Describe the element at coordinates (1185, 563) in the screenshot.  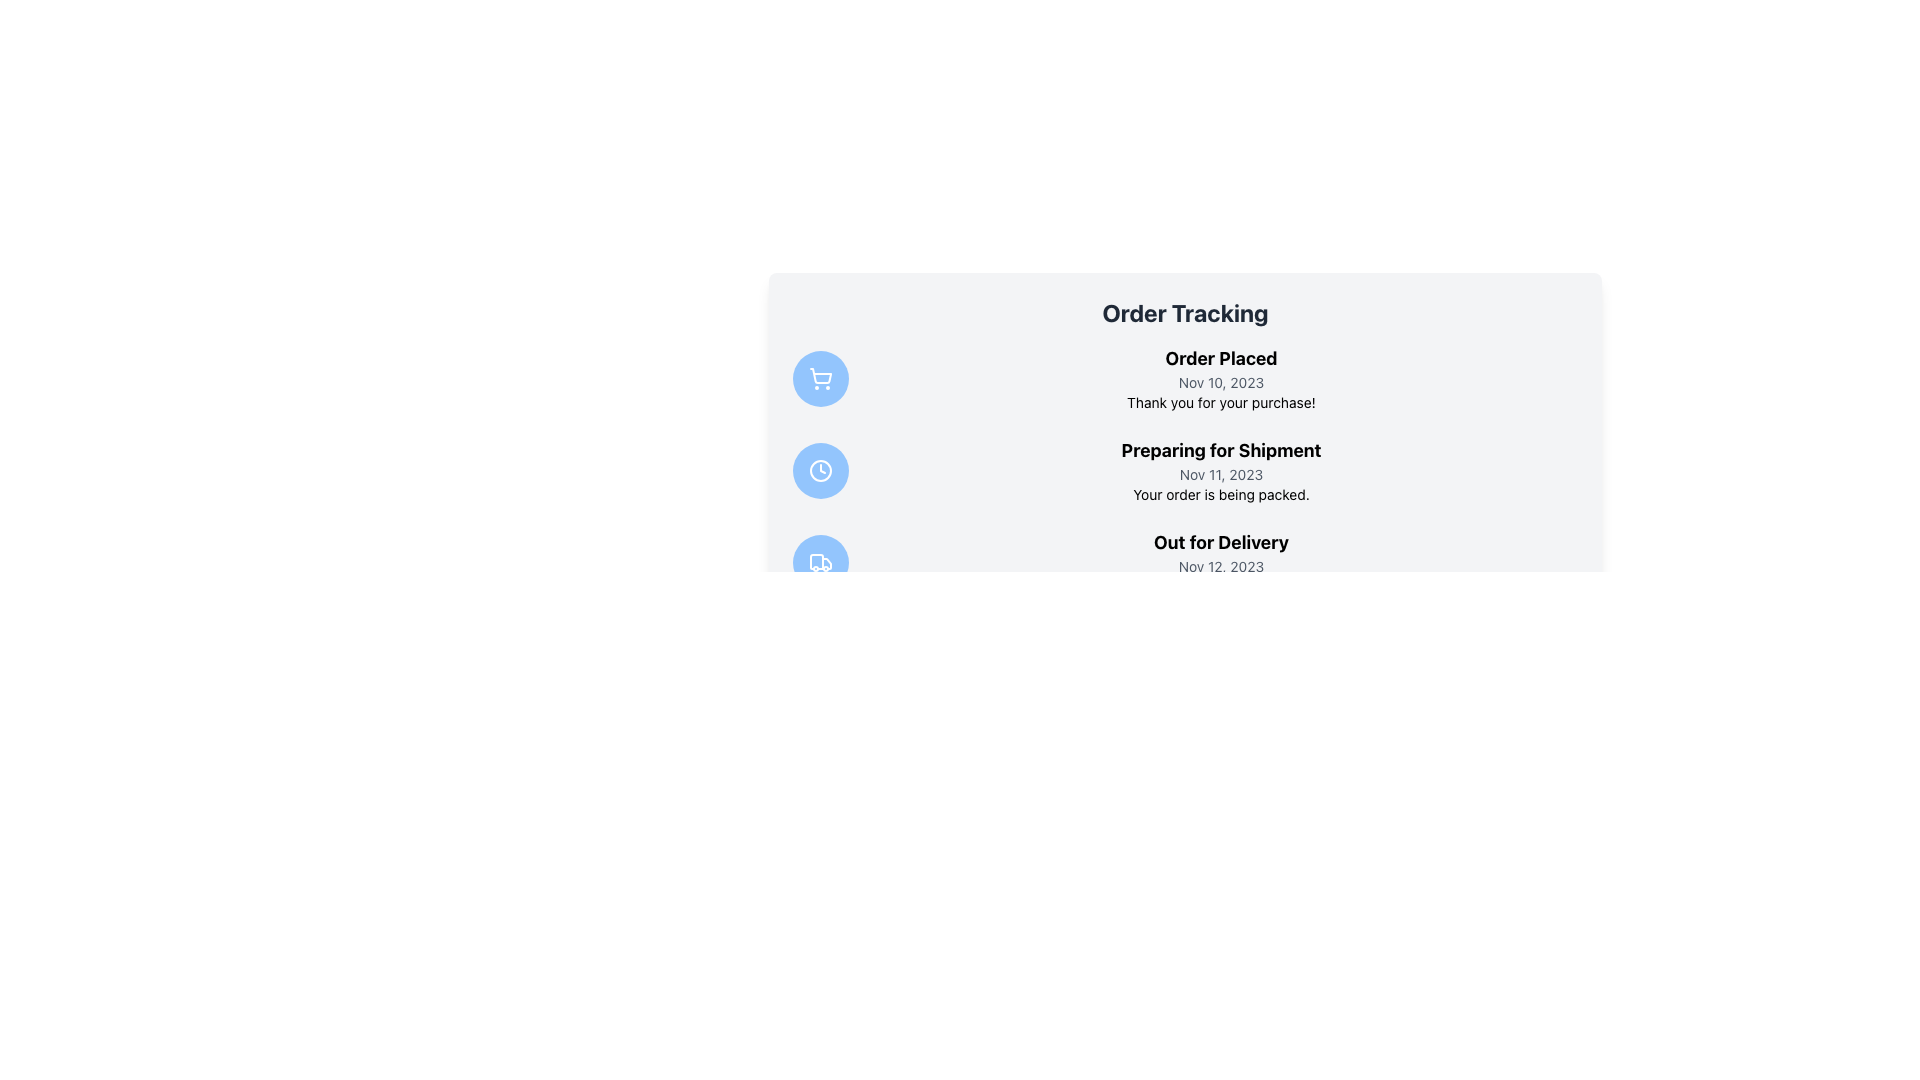
I see `information from the Status Block, which features a blue circle with a truck icon and hierarchical text layout, positioned as the third item in a vertical sequence` at that location.